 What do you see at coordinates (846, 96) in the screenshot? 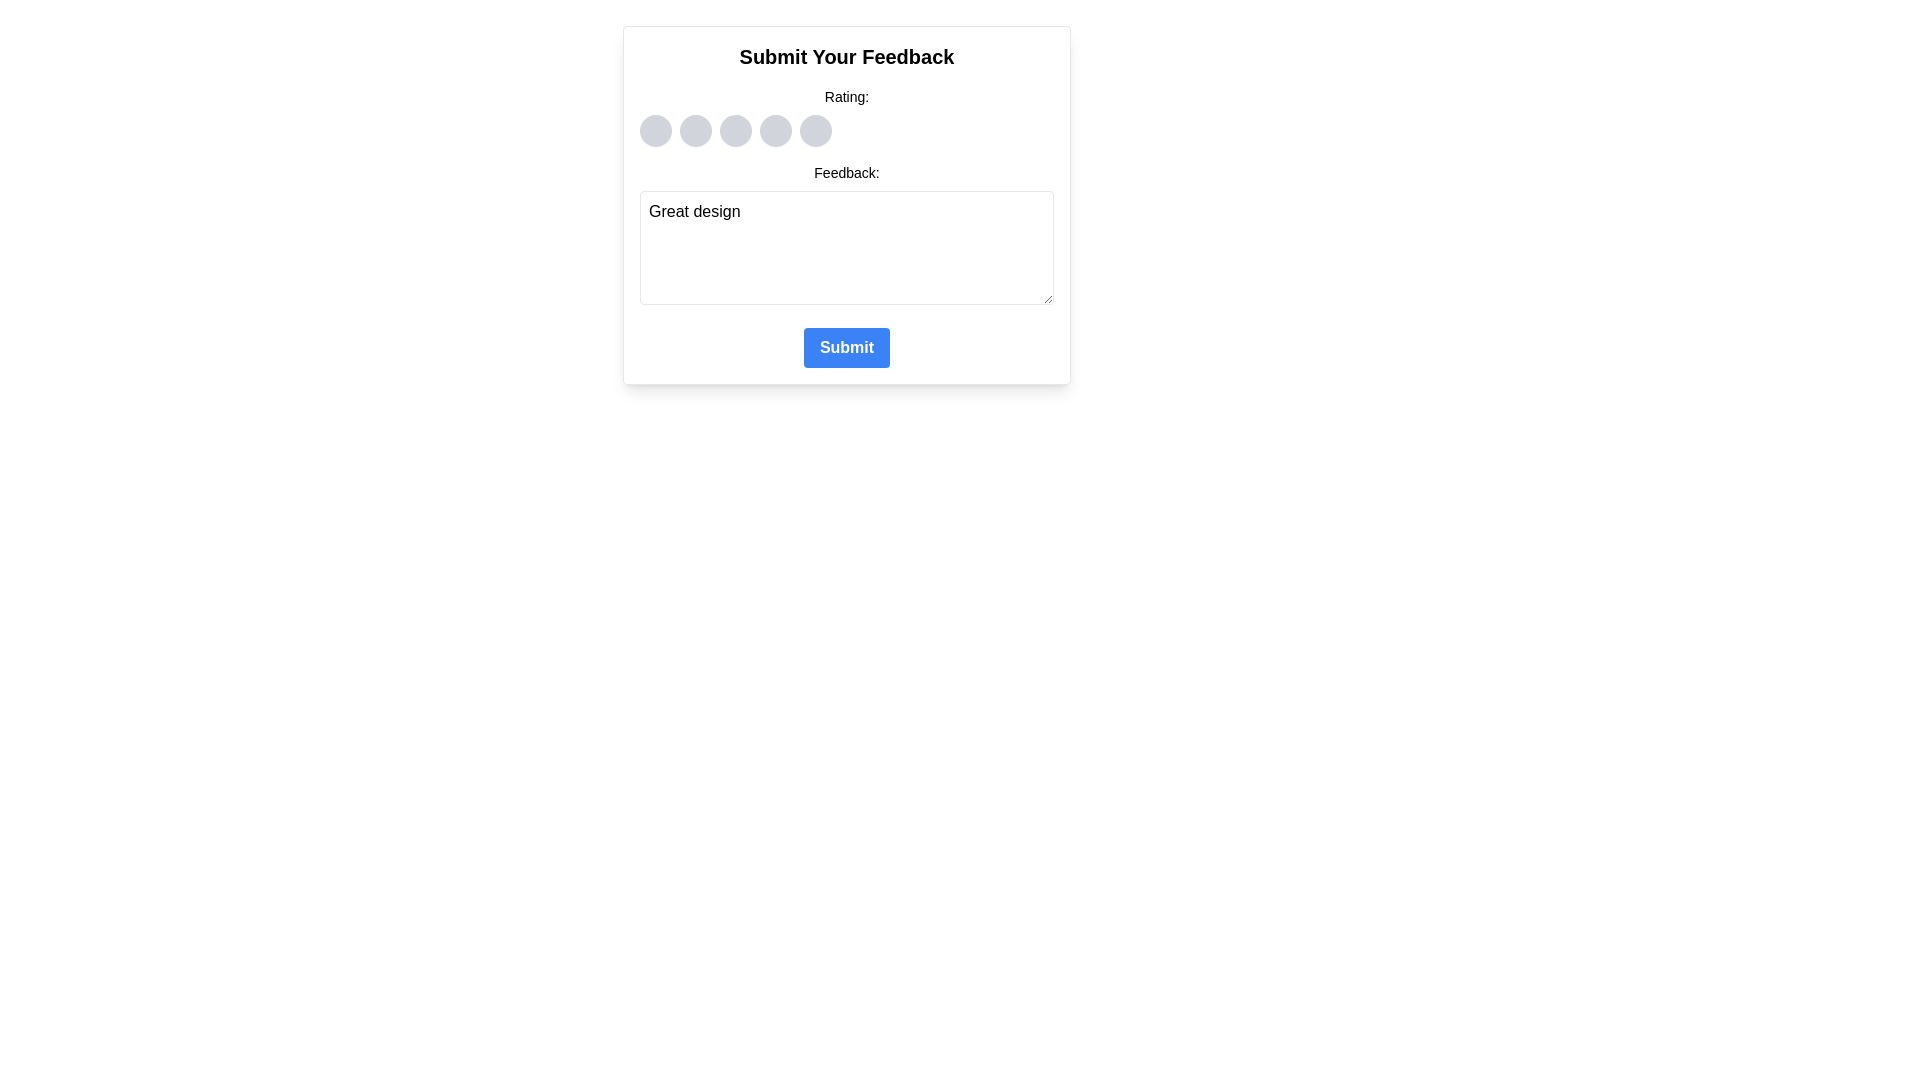
I see `descriptive text label located above the set of five circular rating icons in the form` at bounding box center [846, 96].